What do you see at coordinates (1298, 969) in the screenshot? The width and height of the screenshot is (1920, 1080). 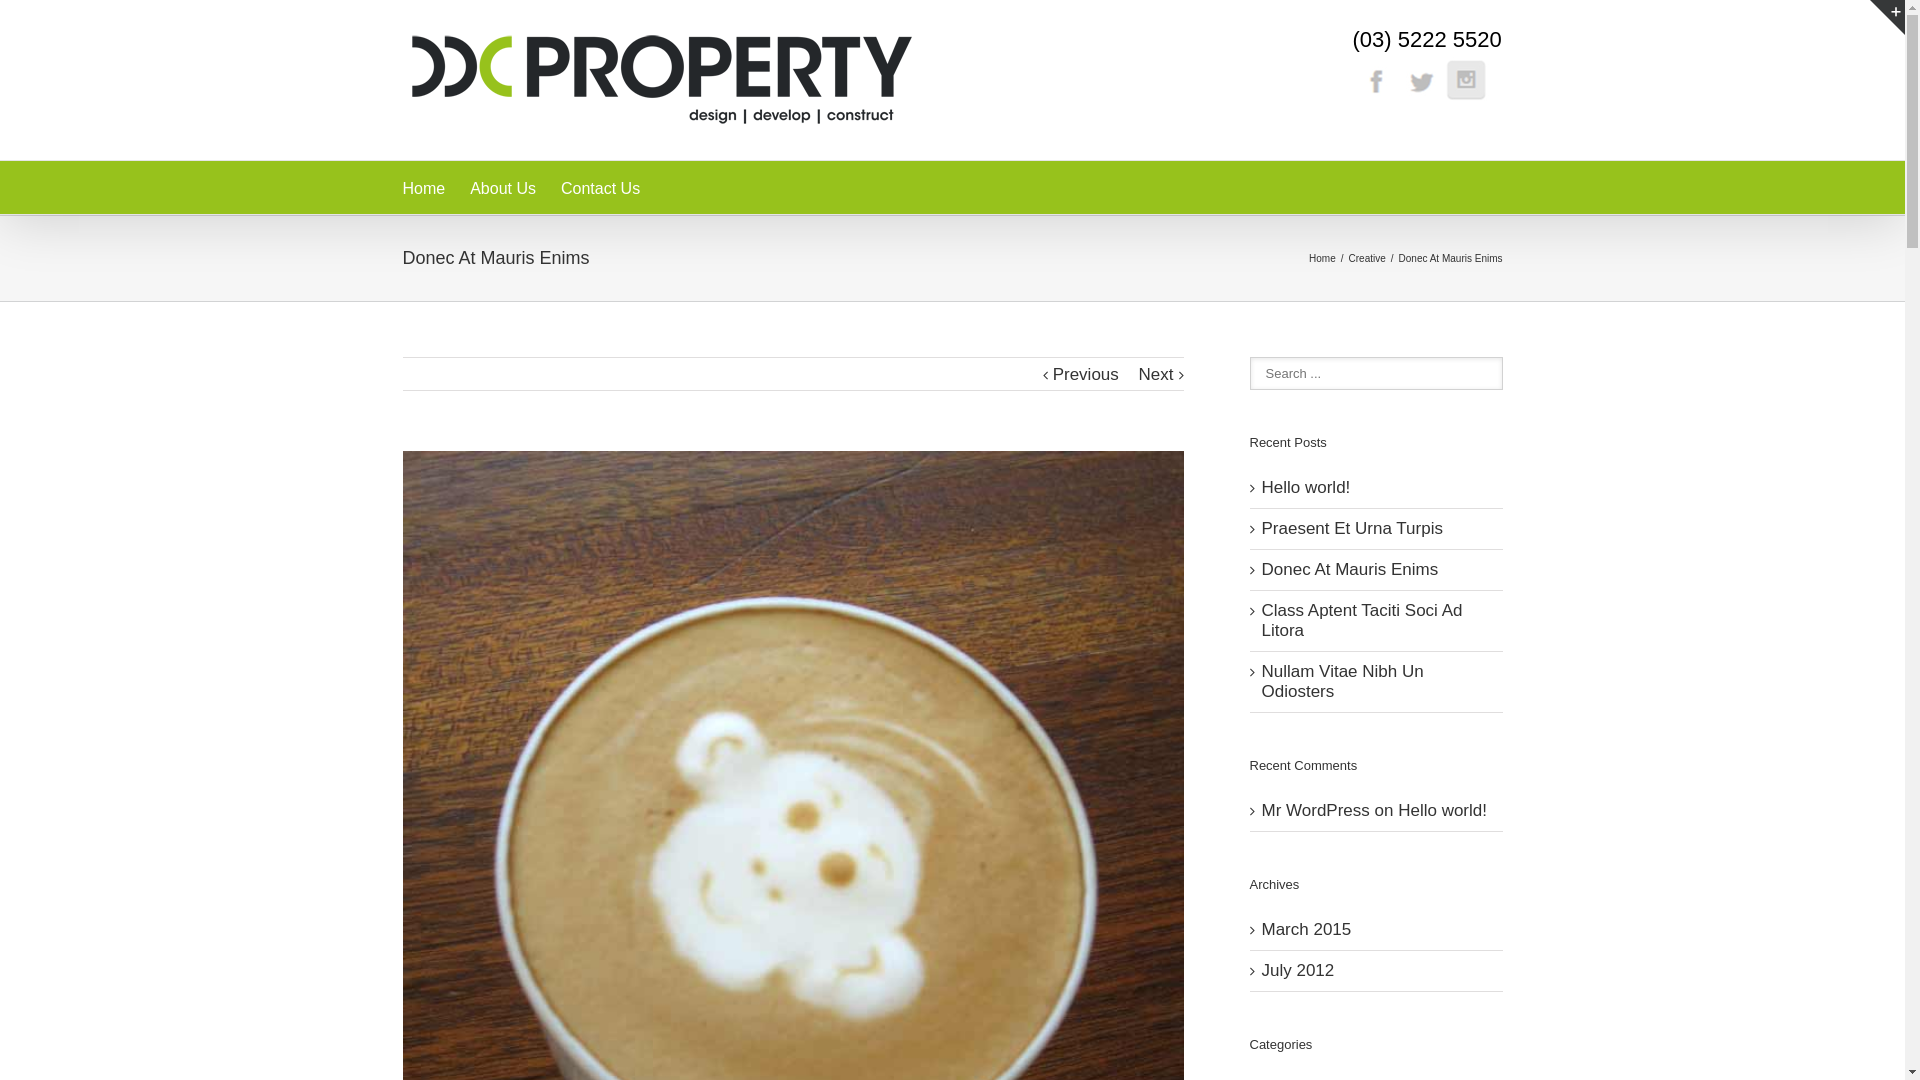 I see `'July 2012'` at bounding box center [1298, 969].